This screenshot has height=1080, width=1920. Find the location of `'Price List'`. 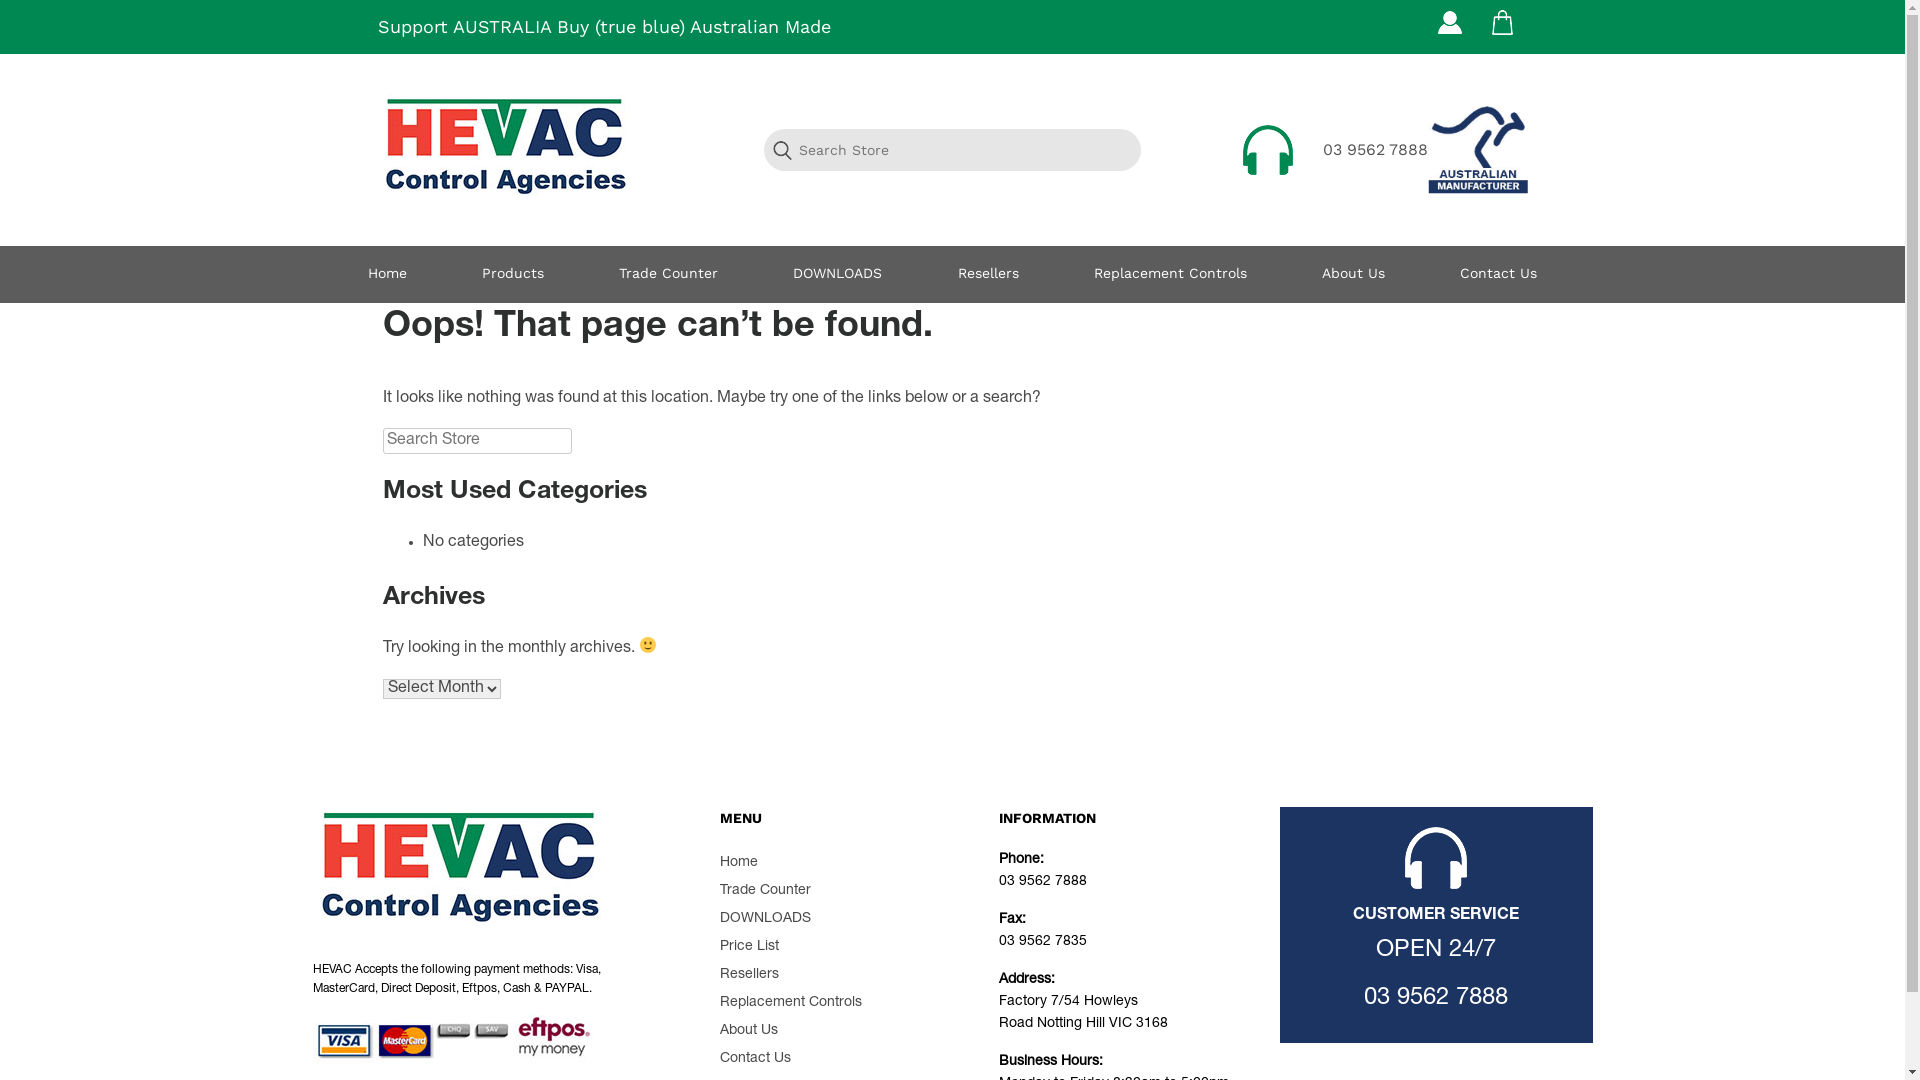

'Price List' is located at coordinates (748, 946).